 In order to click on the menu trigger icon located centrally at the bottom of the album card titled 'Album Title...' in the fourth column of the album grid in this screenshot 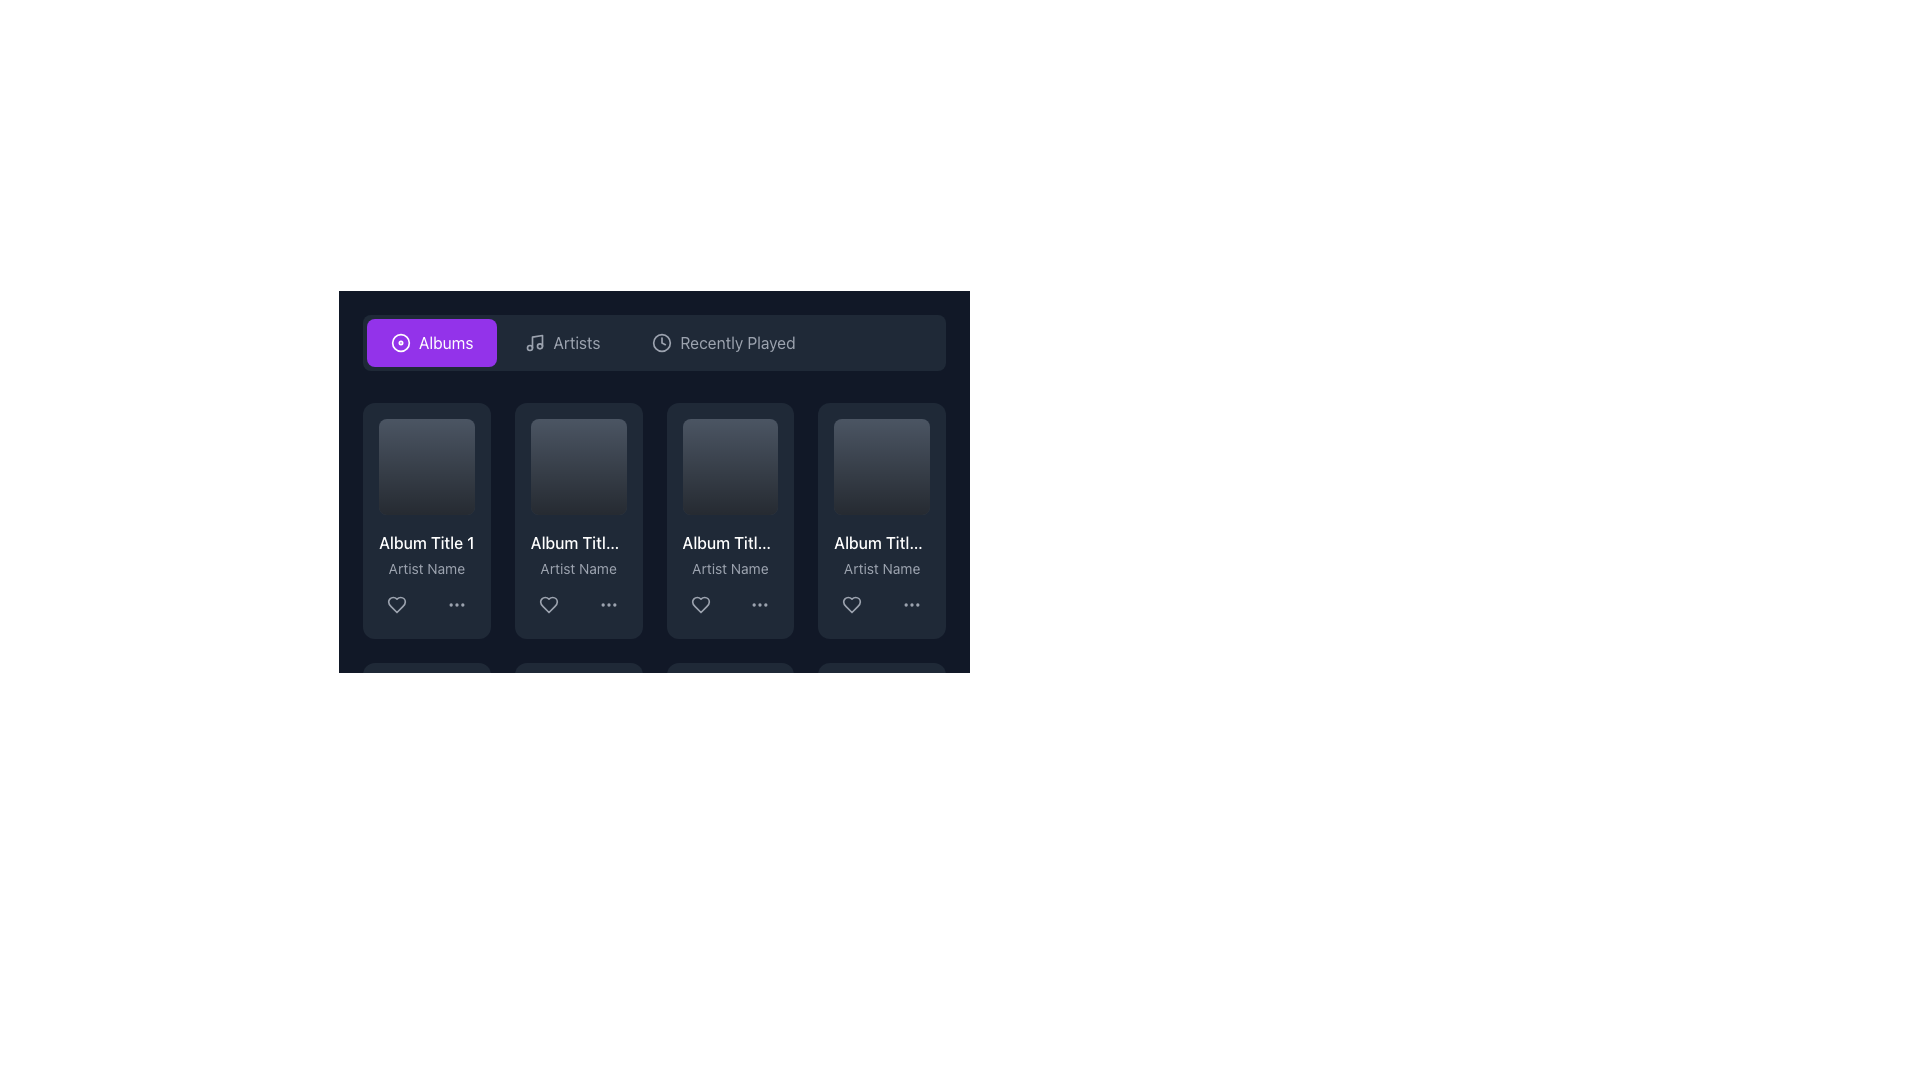, I will do `click(911, 603)`.